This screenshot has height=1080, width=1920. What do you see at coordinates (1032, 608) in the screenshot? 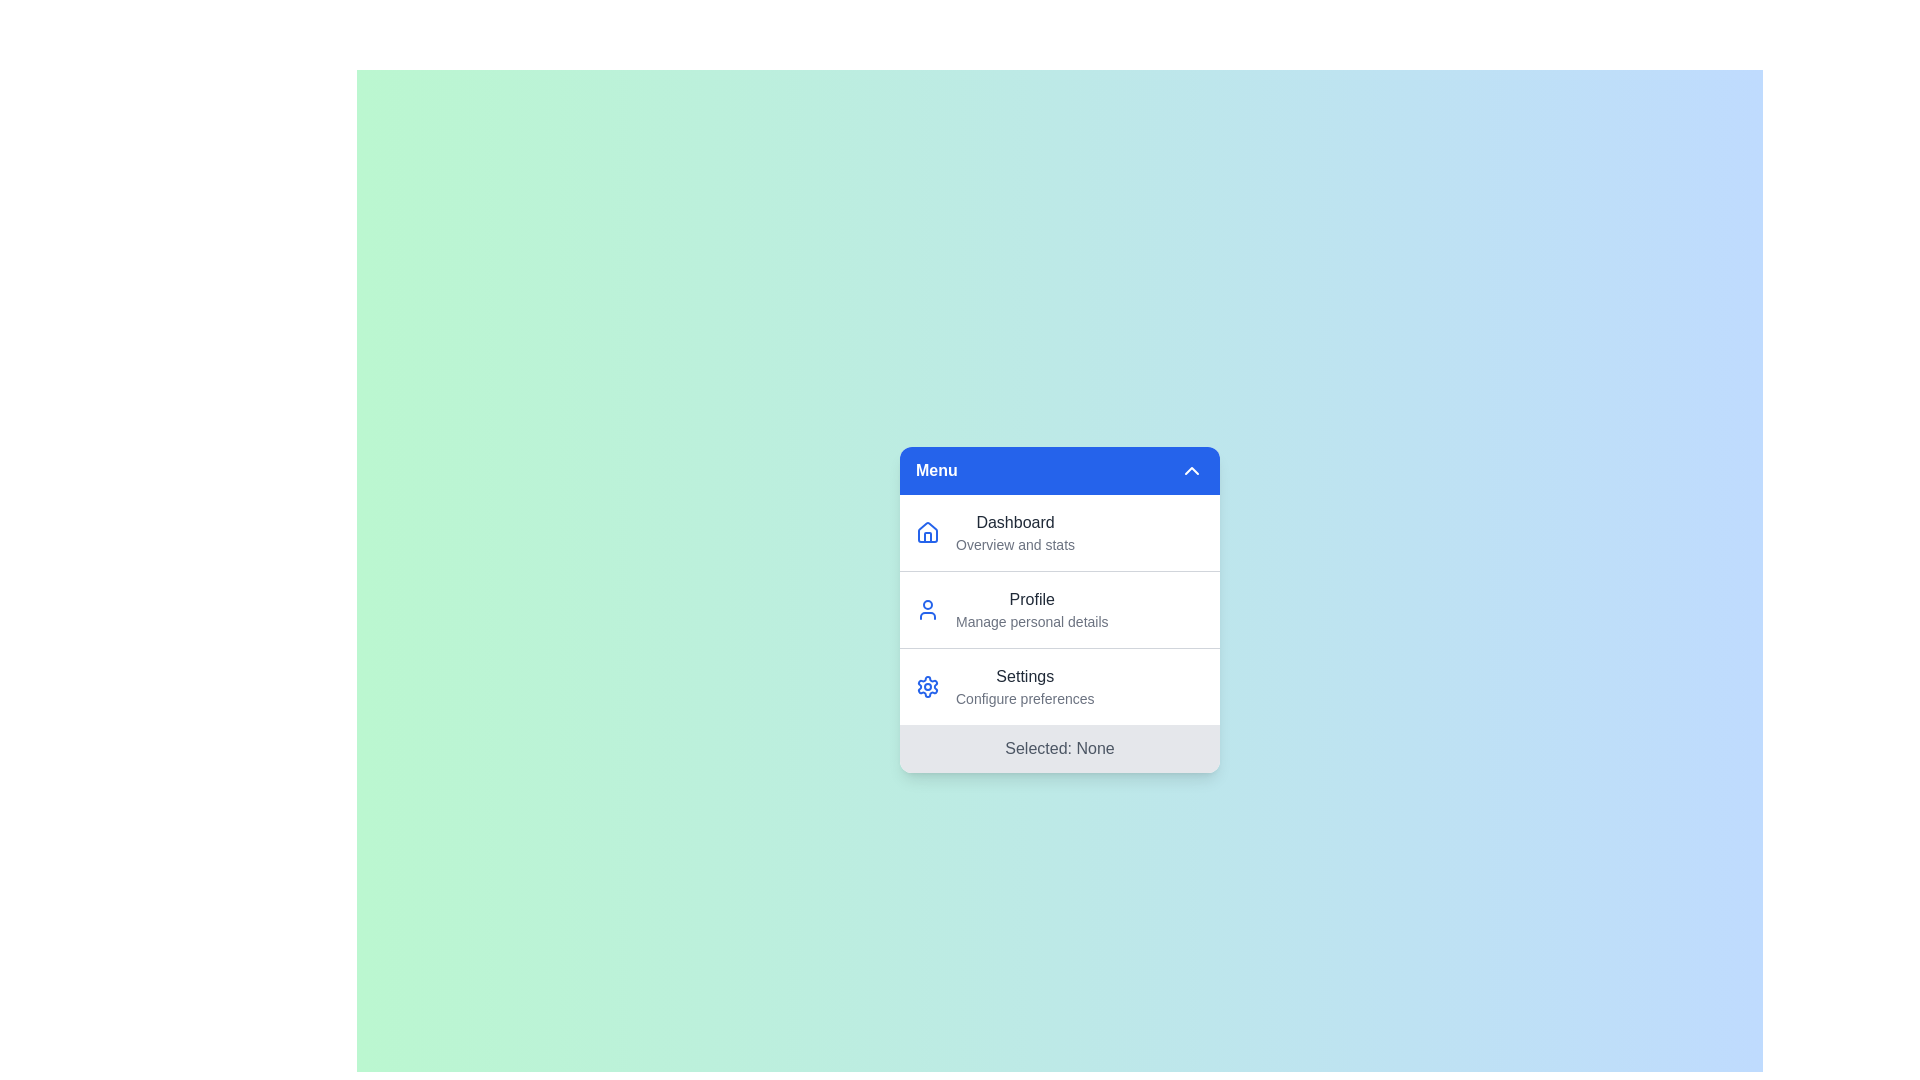
I see `the menu item Profile from the menu` at bounding box center [1032, 608].